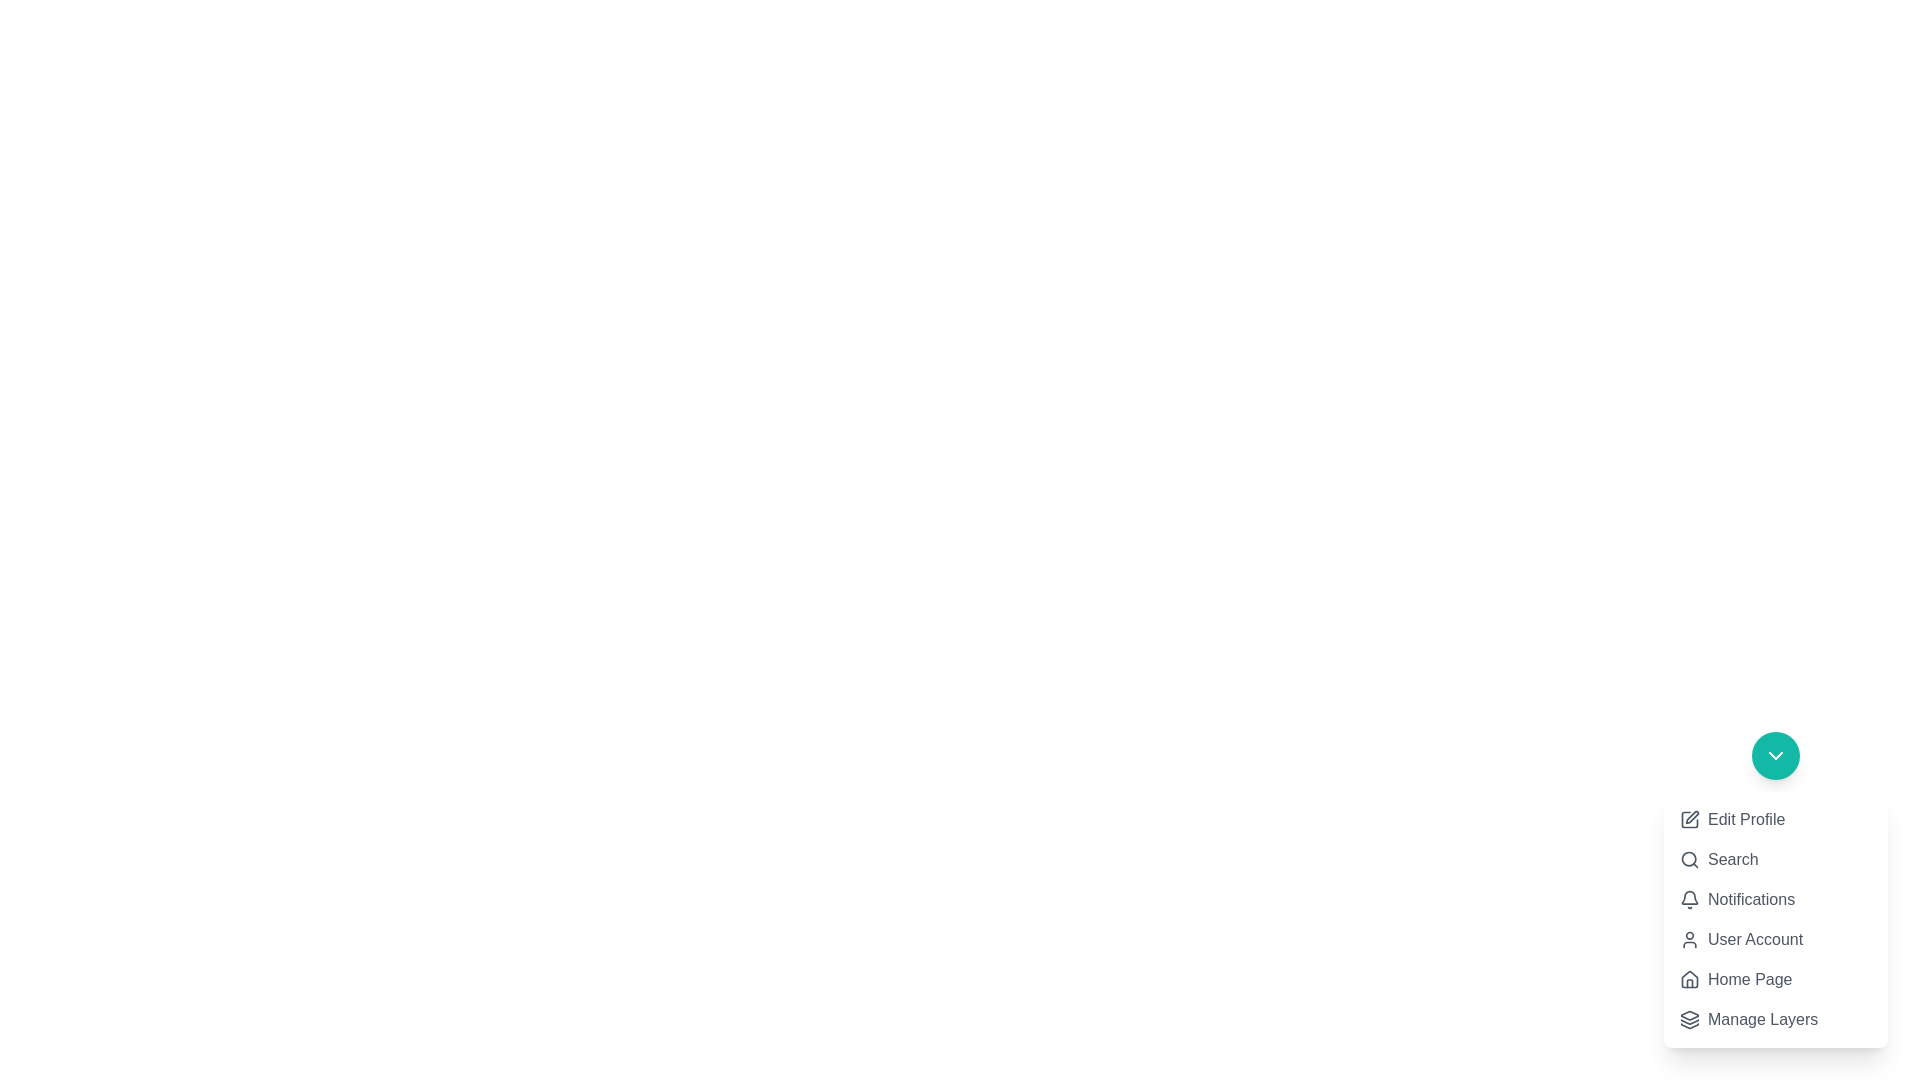 This screenshot has width=1920, height=1080. Describe the element at coordinates (1688, 820) in the screenshot. I see `the 'Edit Profile' option in the dropdown menu by targeting the graphical SVG icon that resembles a document-like shape` at that location.